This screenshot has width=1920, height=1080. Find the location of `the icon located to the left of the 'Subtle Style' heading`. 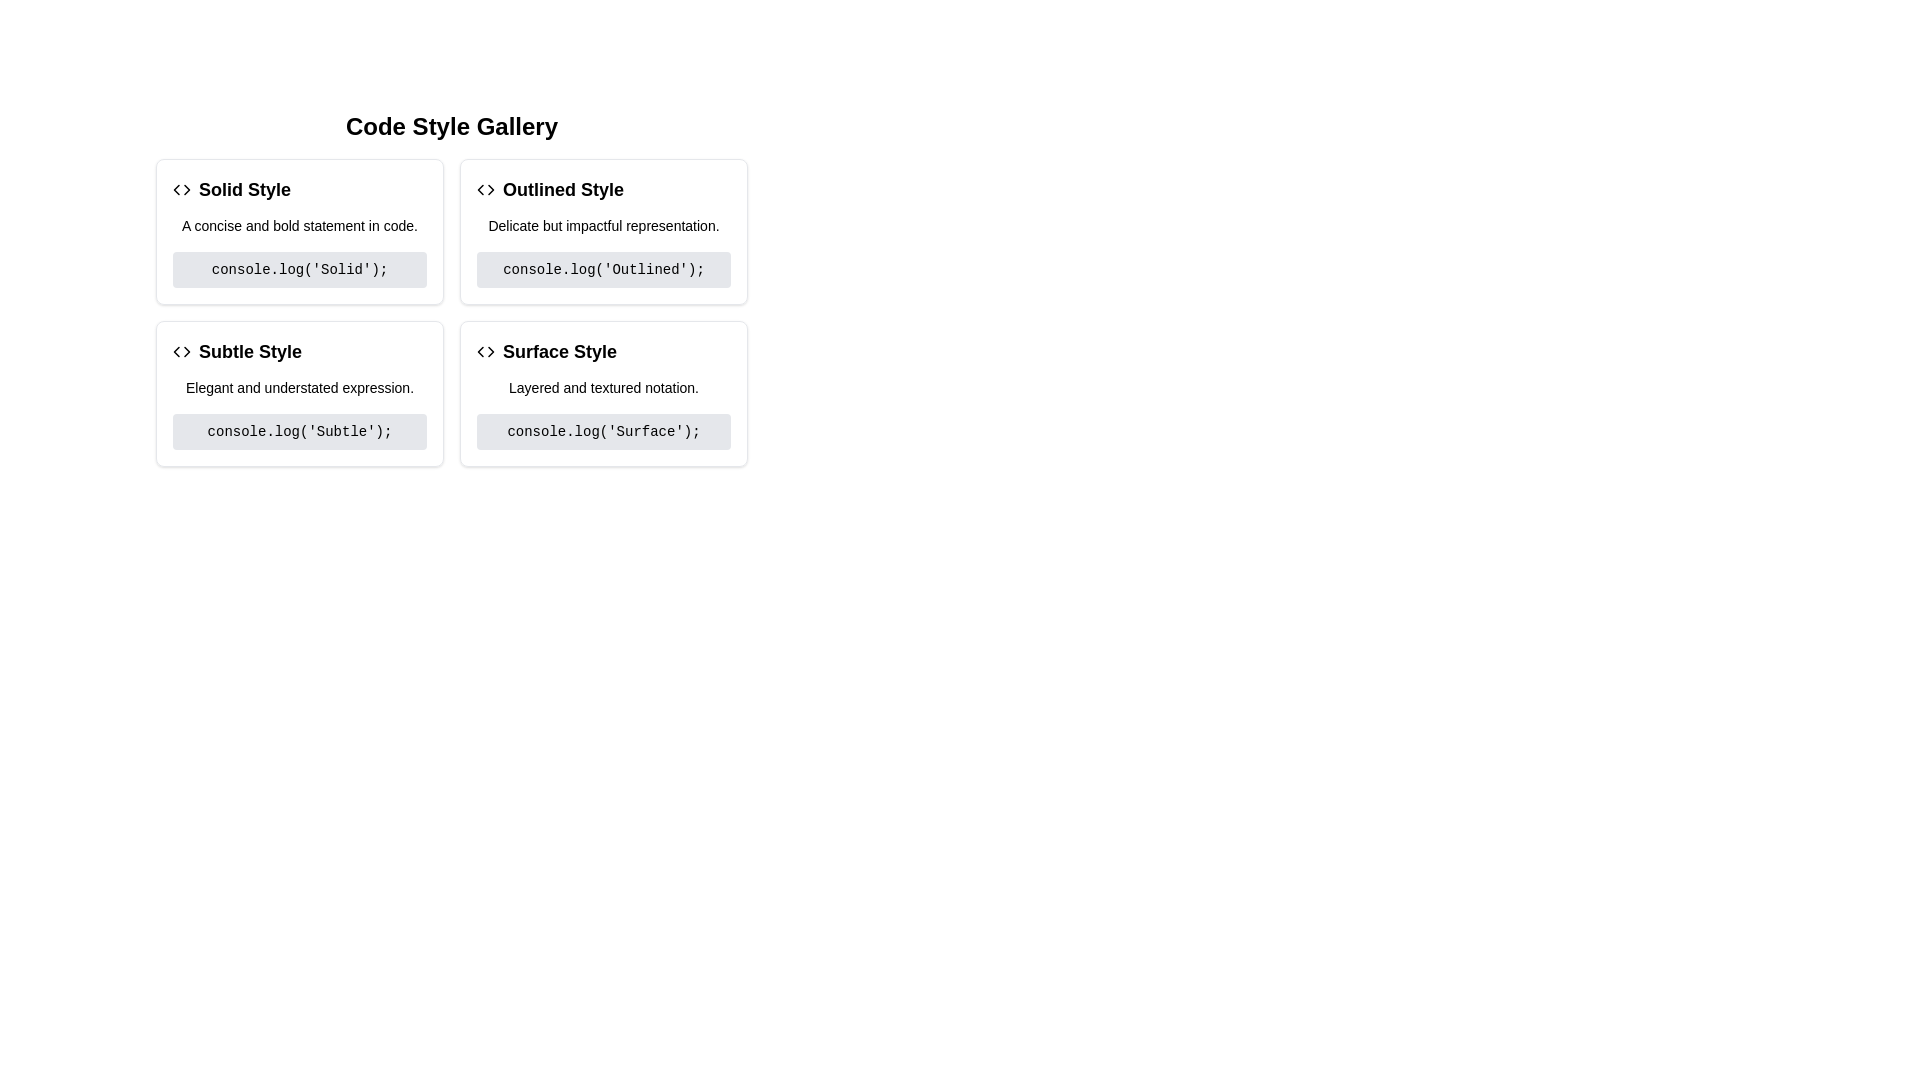

the icon located to the left of the 'Subtle Style' heading is located at coordinates (182, 350).